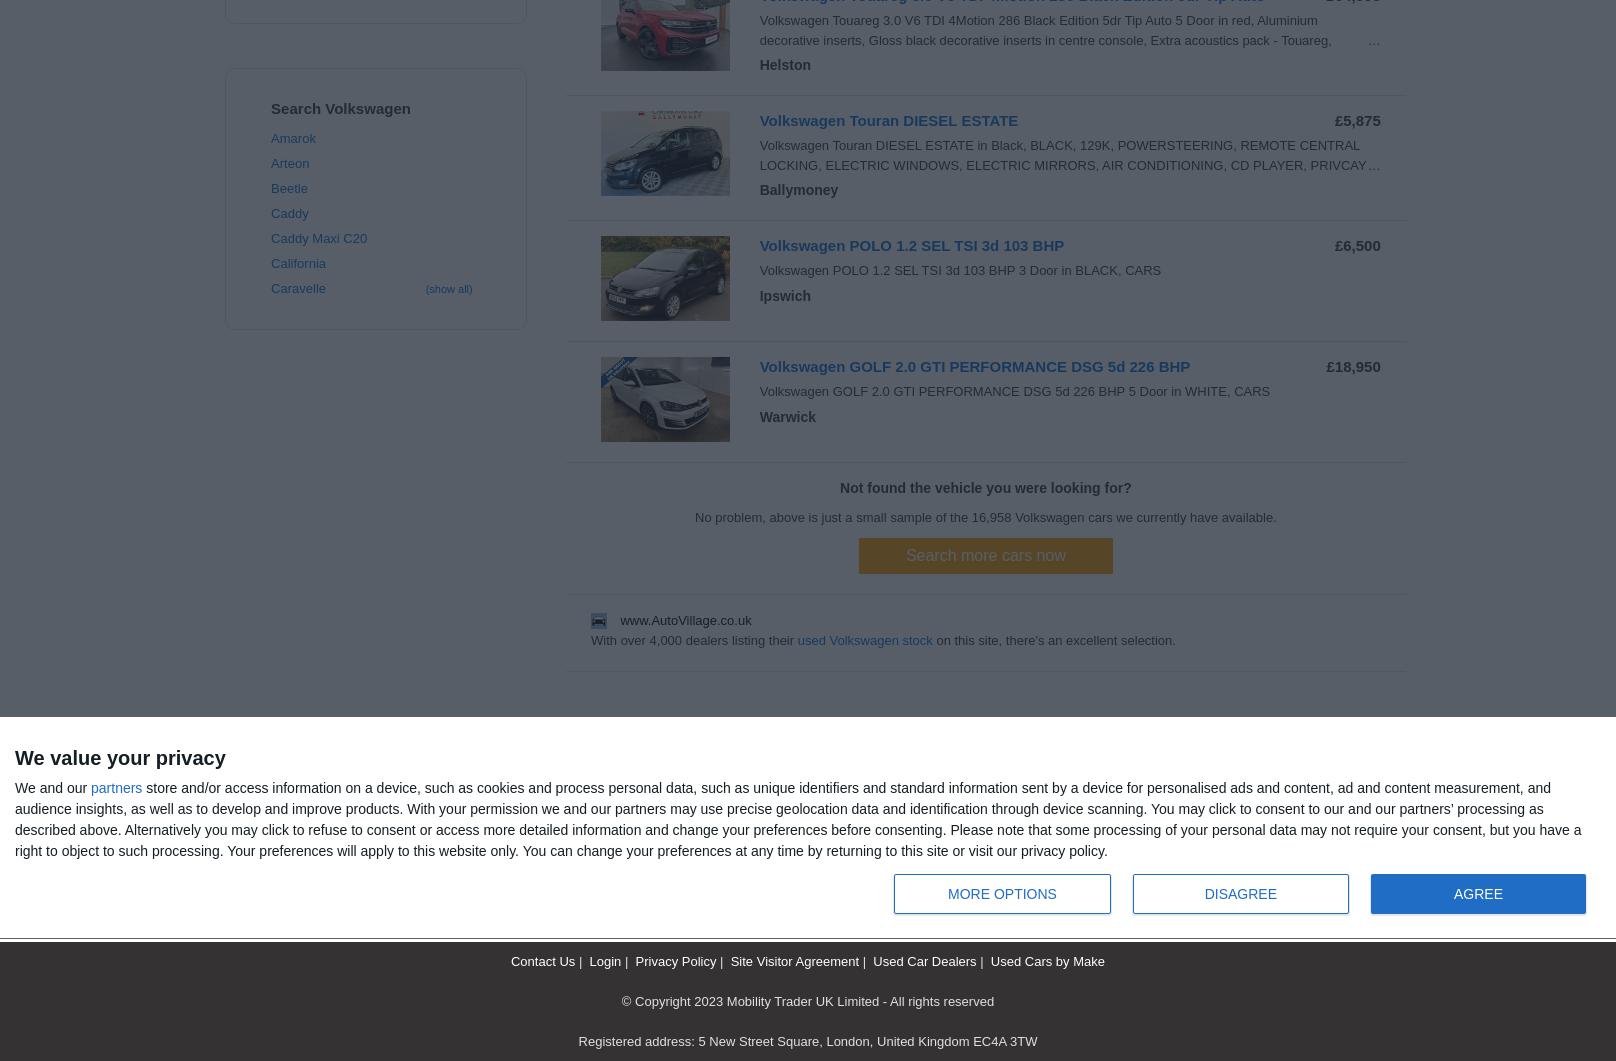  I want to click on 'Contact Us', so click(541, 960).